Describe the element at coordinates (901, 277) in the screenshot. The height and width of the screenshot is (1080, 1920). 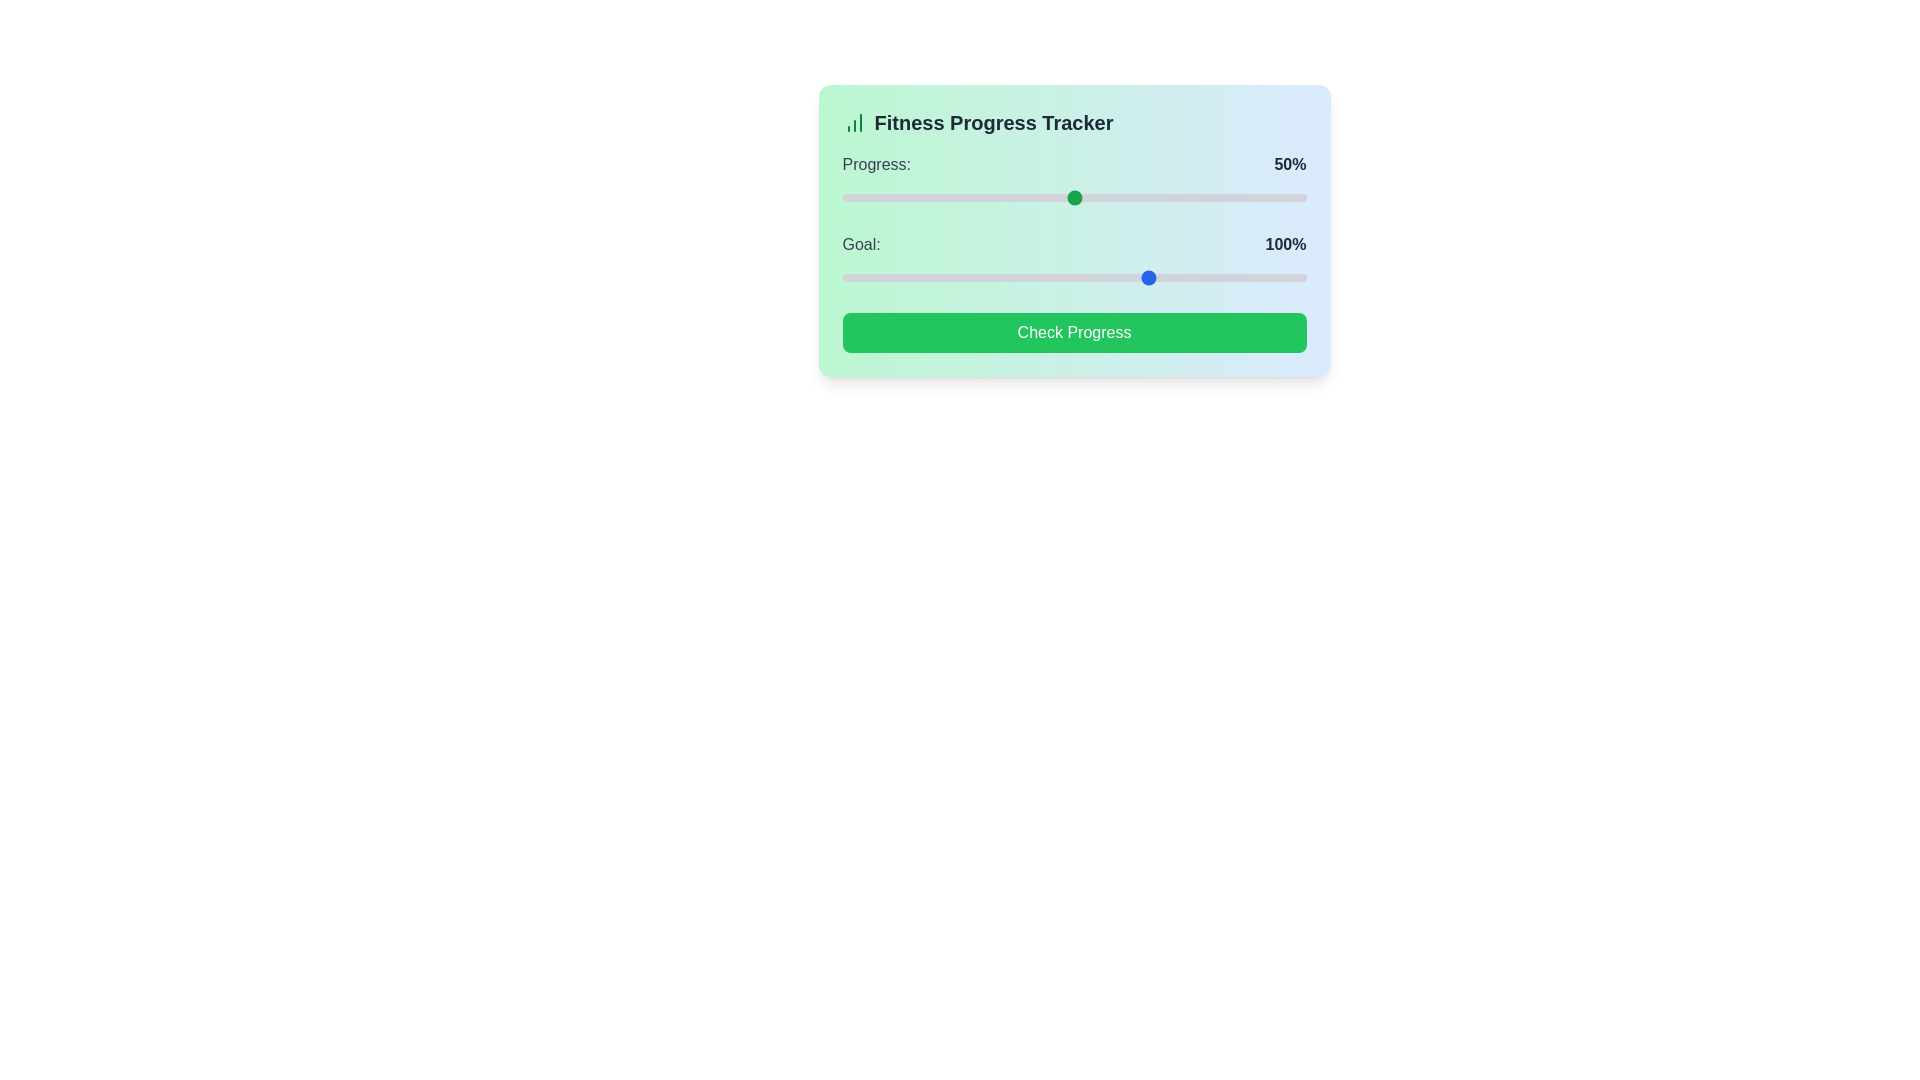
I see `the goal slider to 63%` at that location.